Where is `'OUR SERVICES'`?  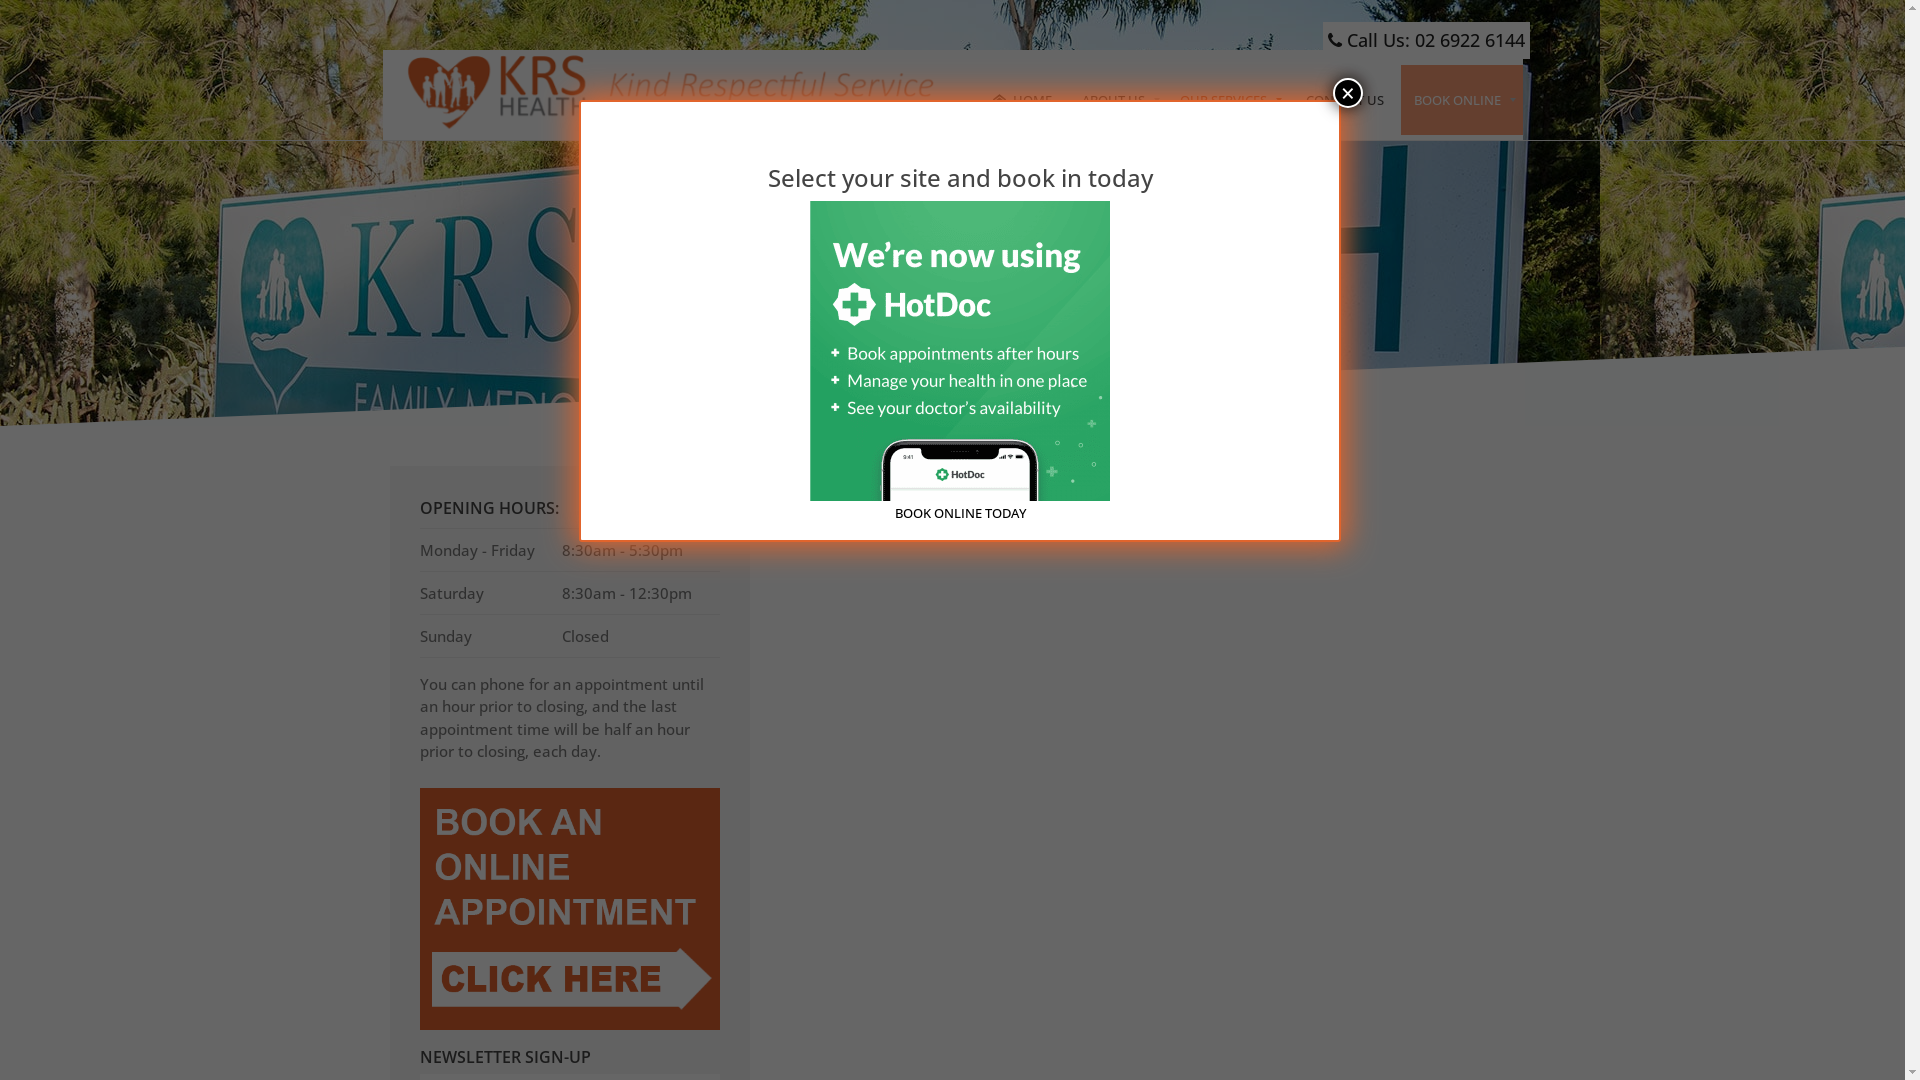
'OUR SERVICES' is located at coordinates (1226, 100).